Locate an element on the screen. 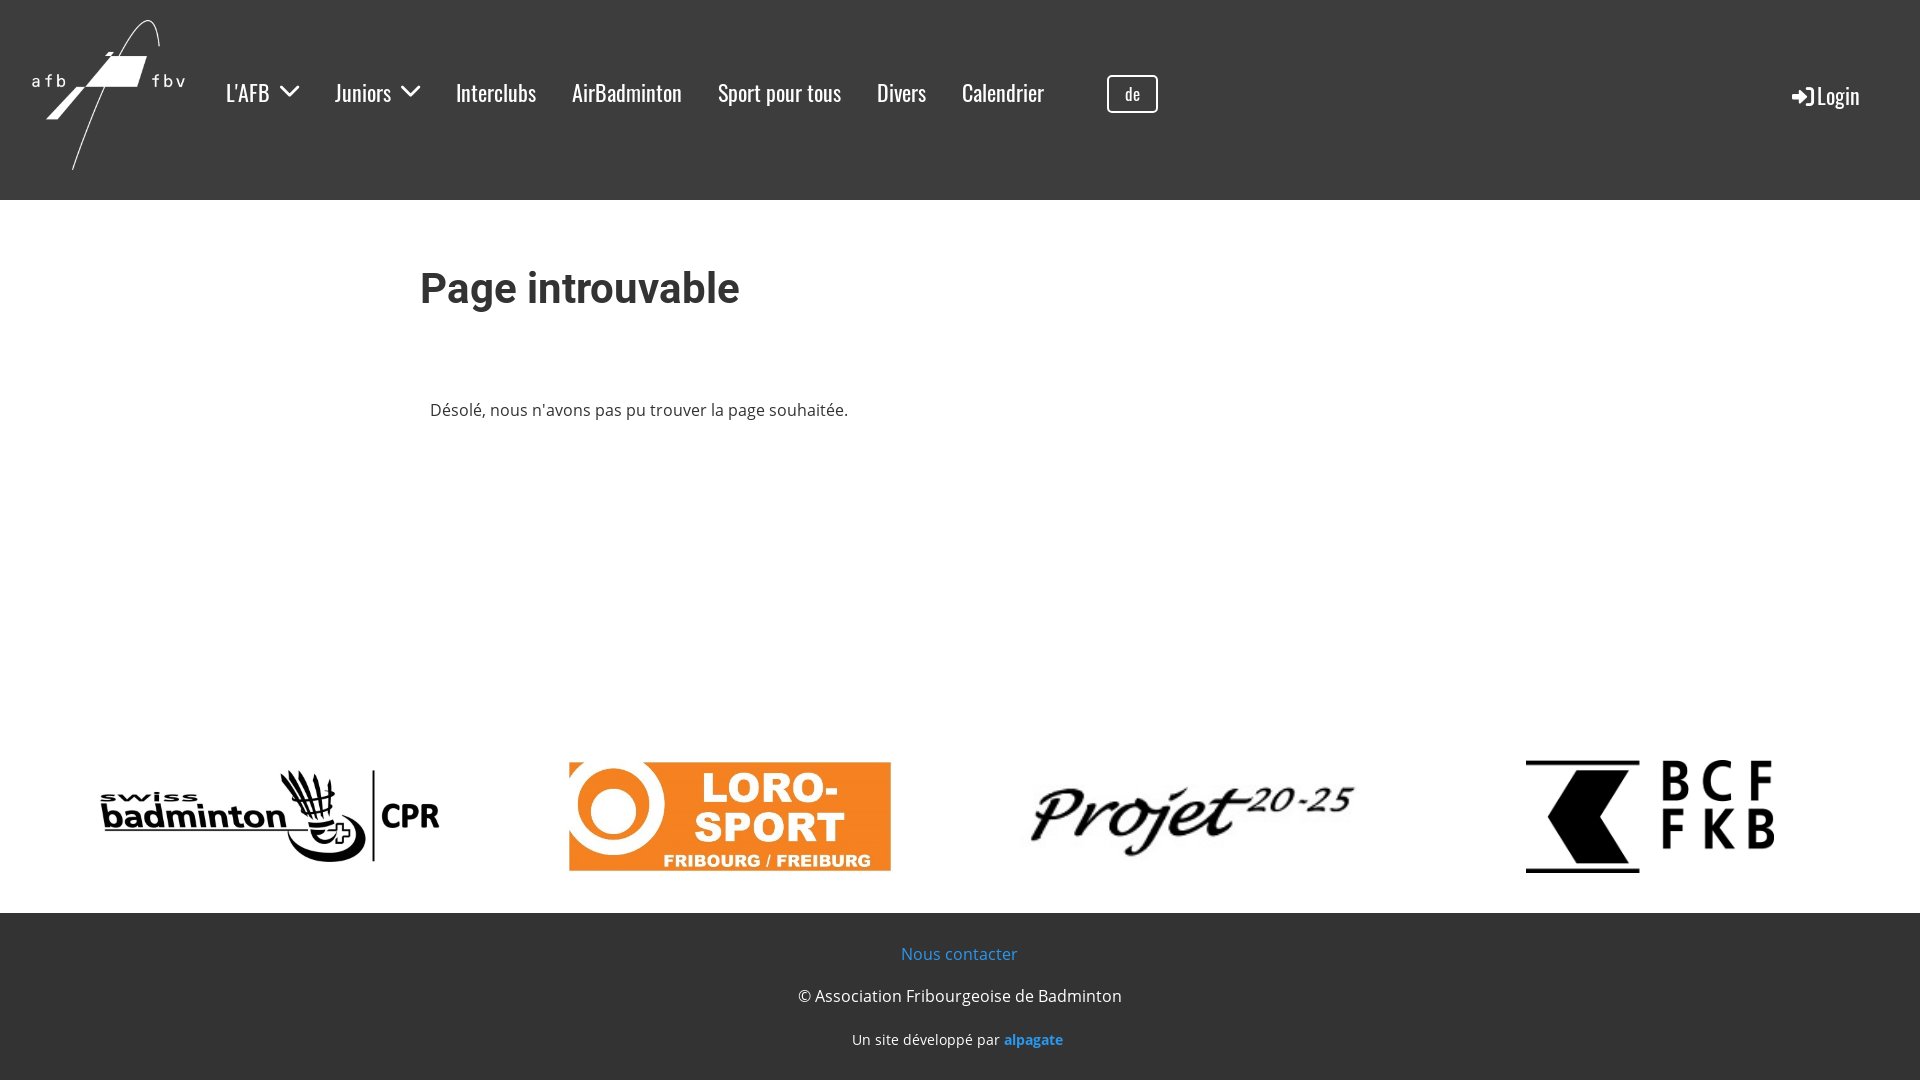  'Login' is located at coordinates (1824, 93).